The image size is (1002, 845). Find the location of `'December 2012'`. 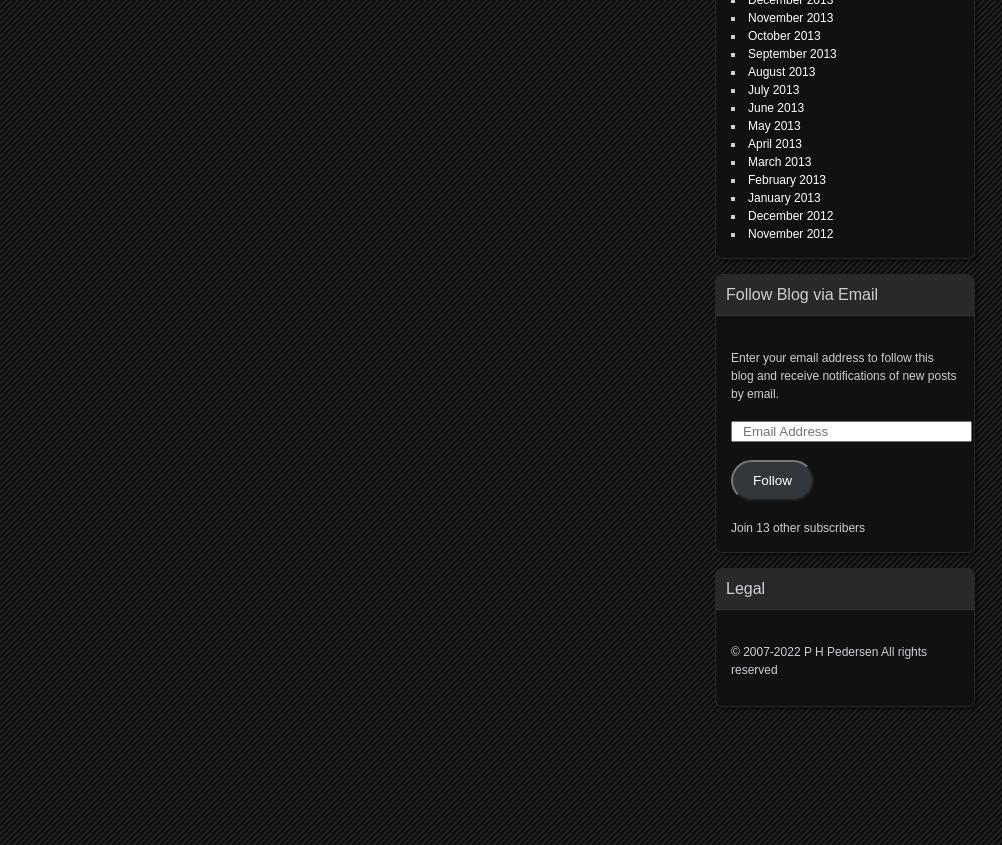

'December 2012' is located at coordinates (789, 214).